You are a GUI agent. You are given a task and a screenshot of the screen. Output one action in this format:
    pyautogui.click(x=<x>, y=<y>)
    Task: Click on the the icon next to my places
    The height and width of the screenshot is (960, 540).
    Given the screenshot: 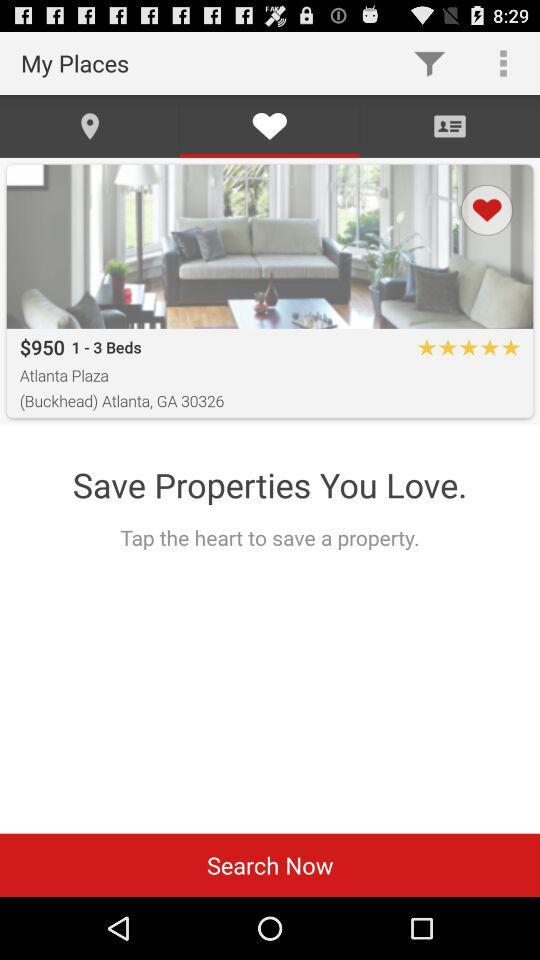 What is the action you would take?
    pyautogui.click(x=428, y=62)
    